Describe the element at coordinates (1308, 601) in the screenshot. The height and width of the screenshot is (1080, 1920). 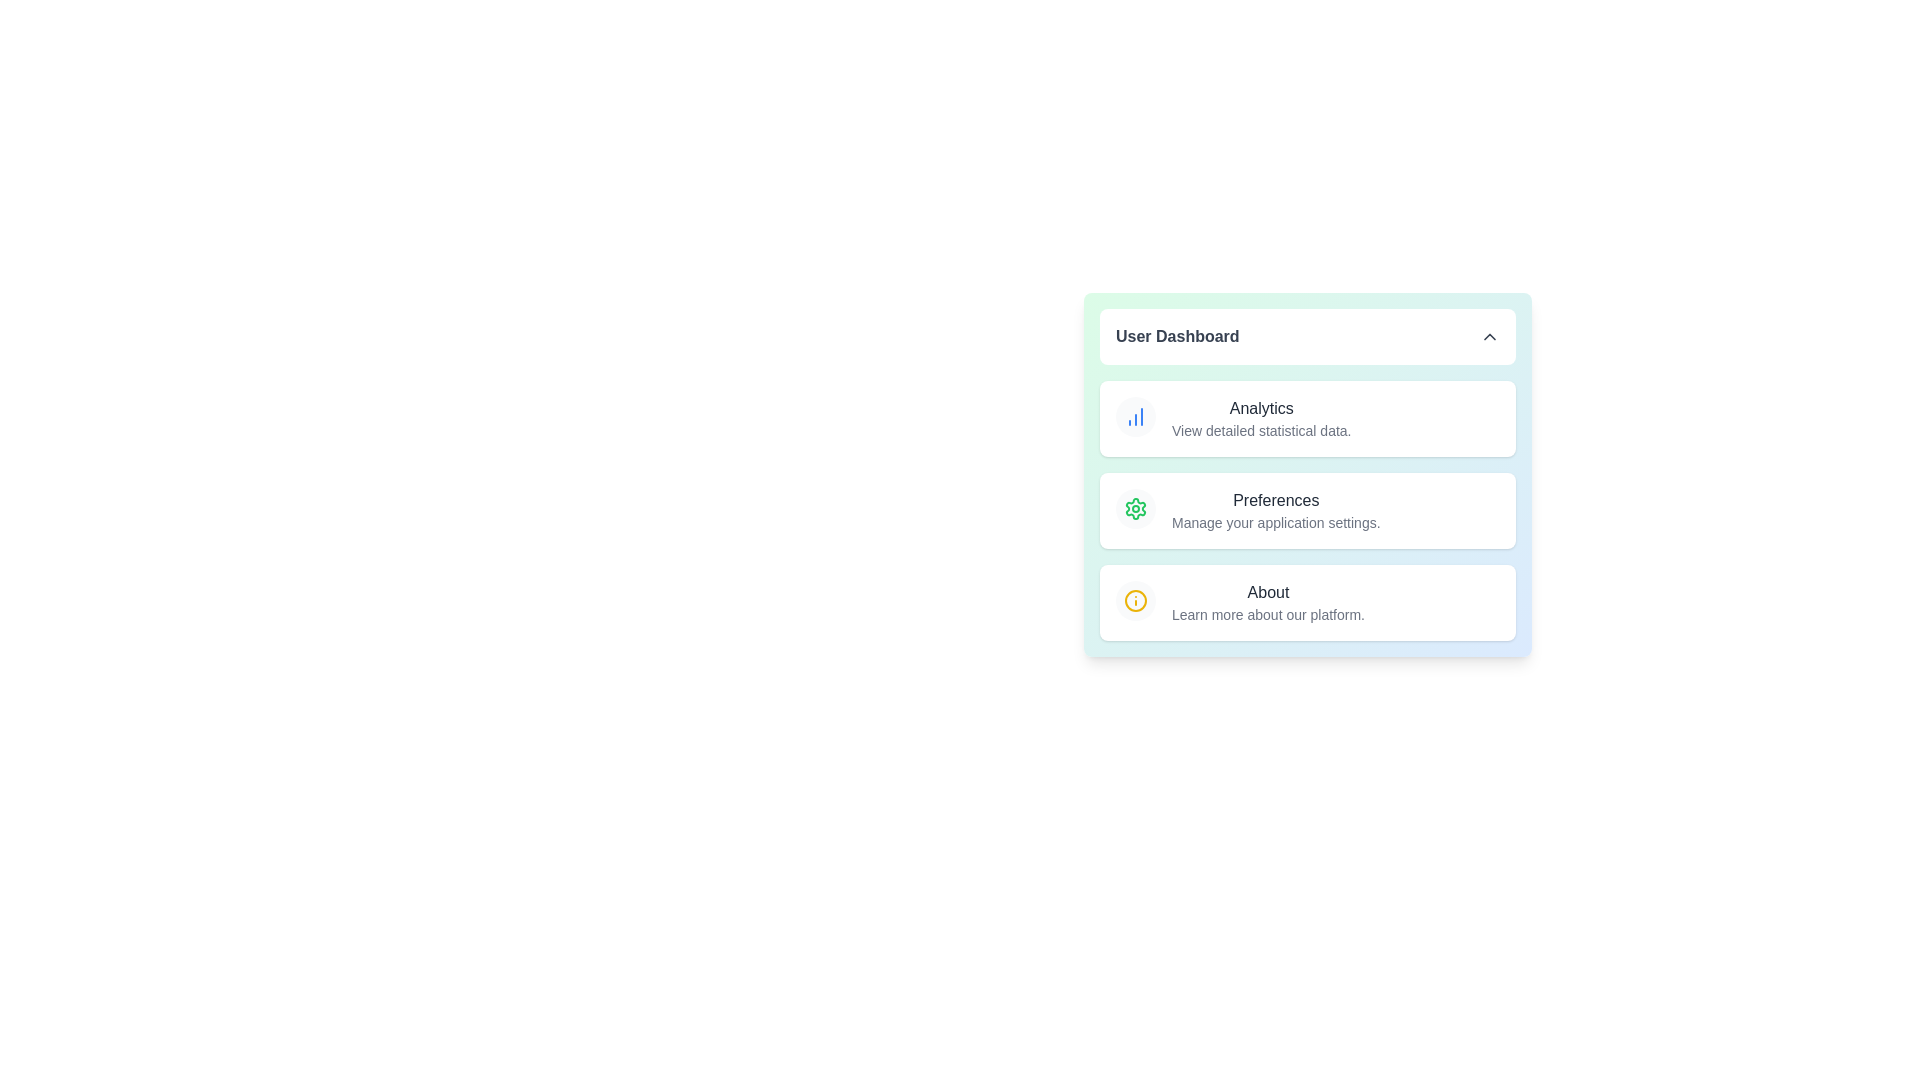
I see `the menu item About` at that location.